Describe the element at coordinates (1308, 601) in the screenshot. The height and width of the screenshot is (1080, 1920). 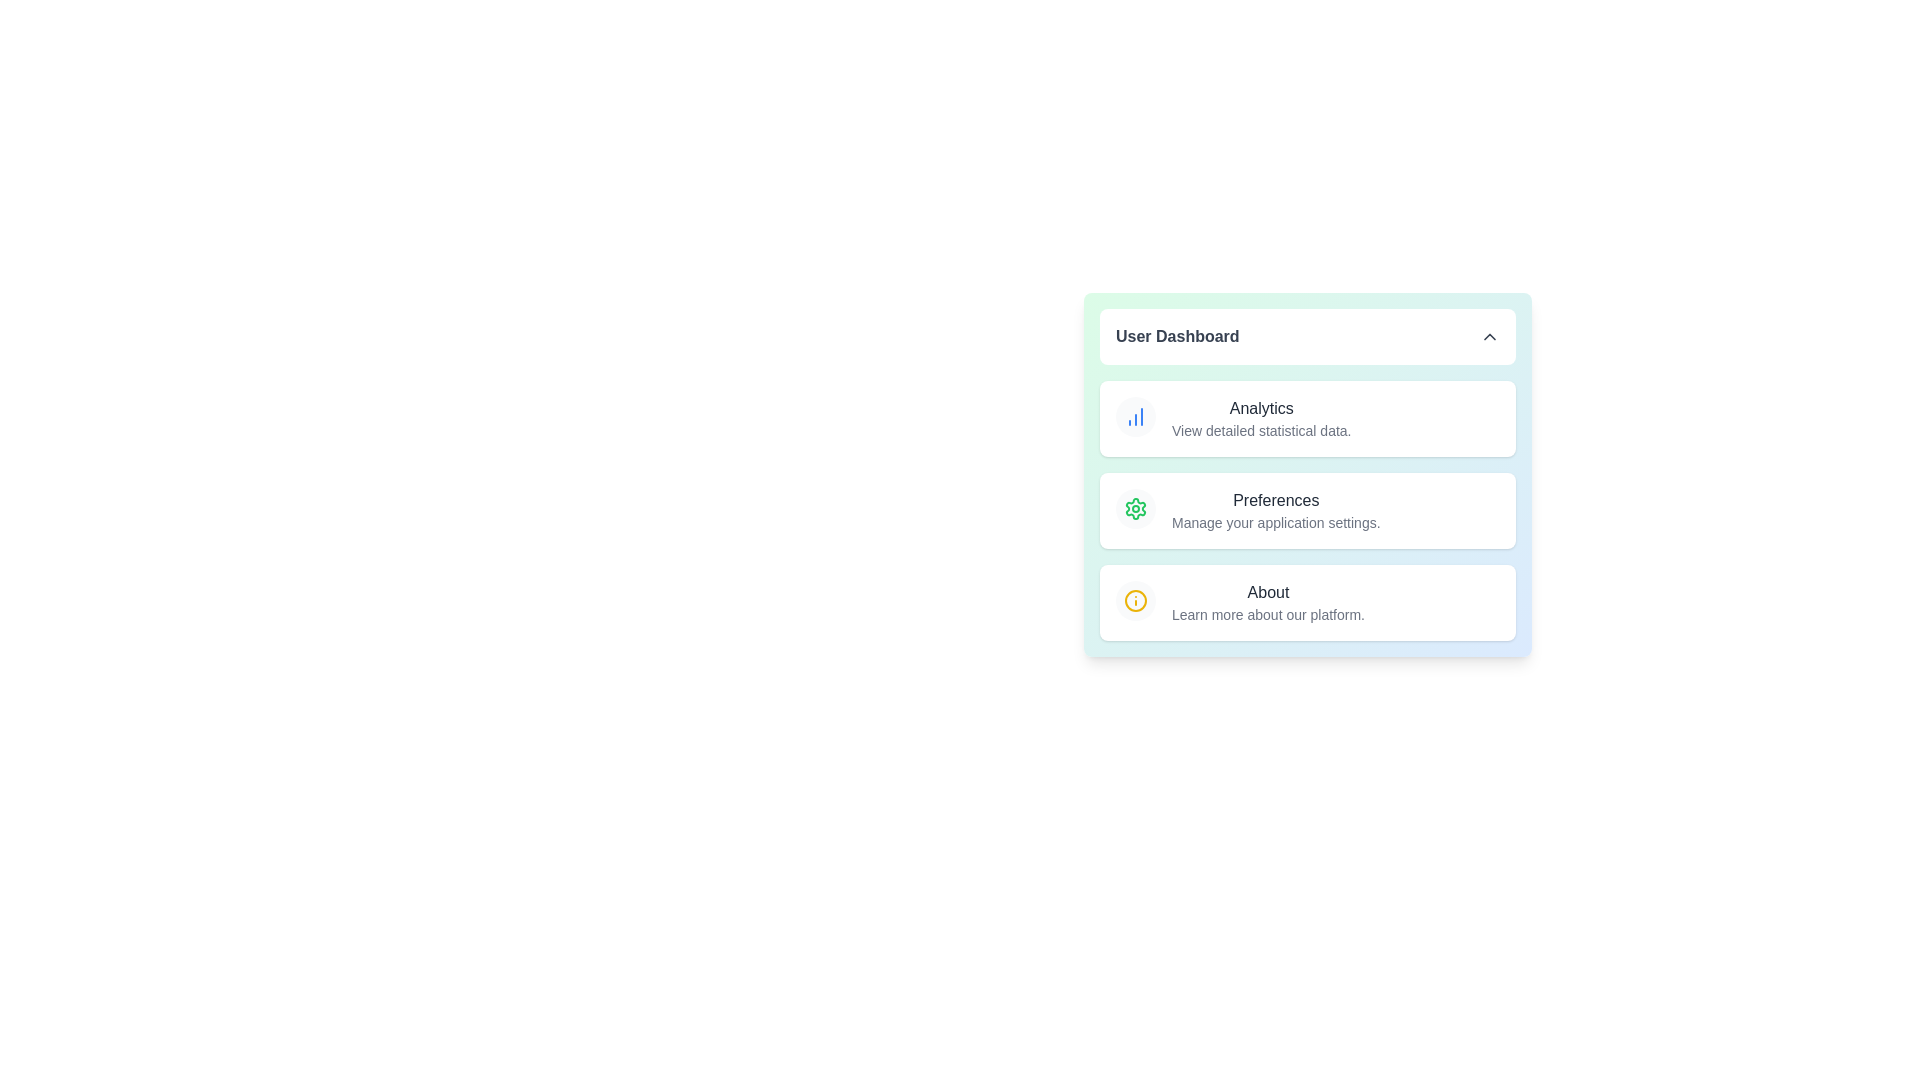
I see `the menu item About` at that location.